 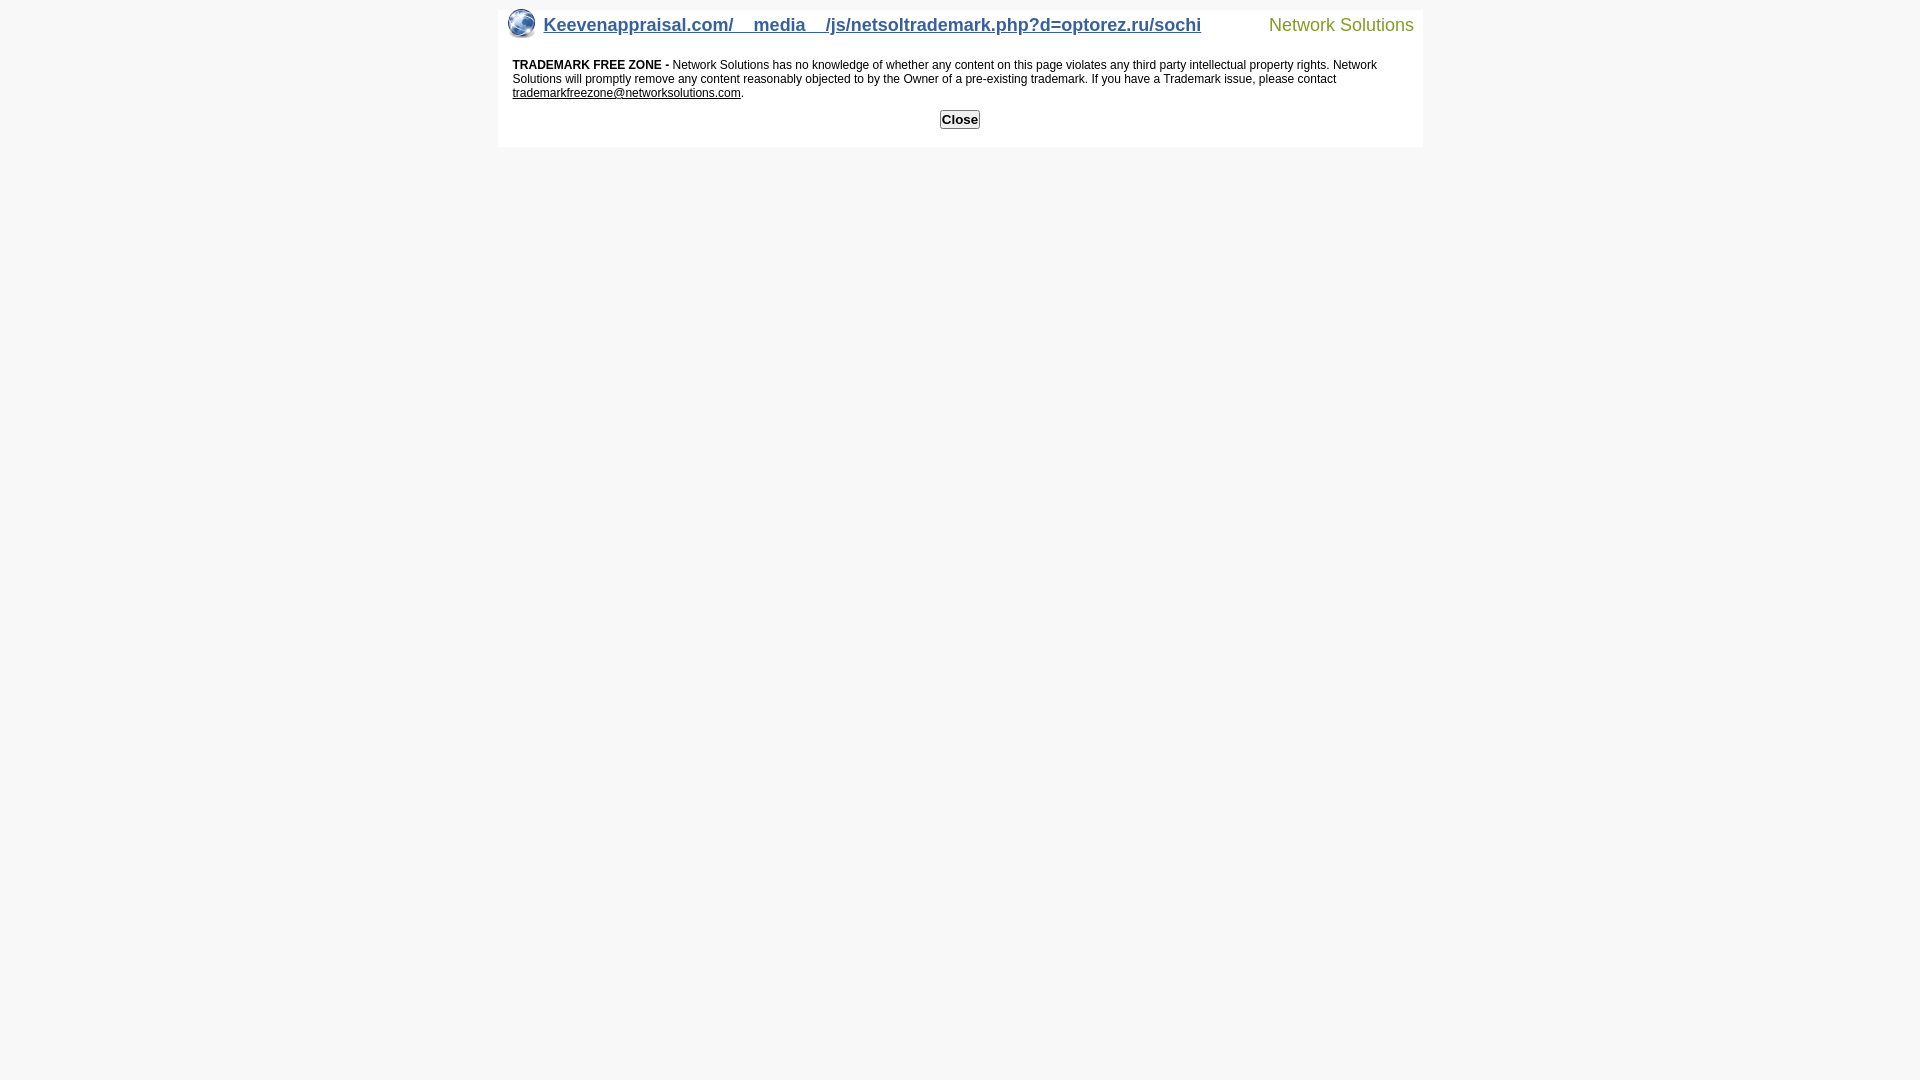 What do you see at coordinates (624, 92) in the screenshot?
I see `'trademarkfreezone@networksolutions.com'` at bounding box center [624, 92].